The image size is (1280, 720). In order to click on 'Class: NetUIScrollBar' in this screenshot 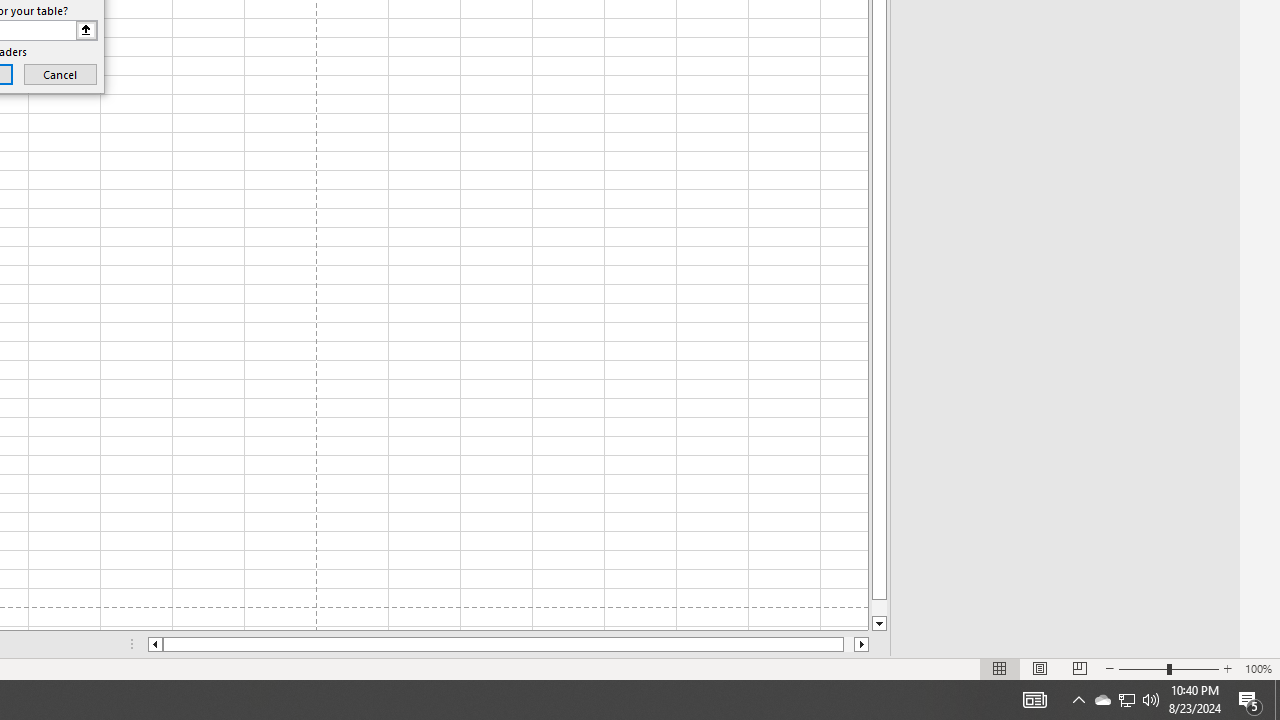, I will do `click(508, 644)`.